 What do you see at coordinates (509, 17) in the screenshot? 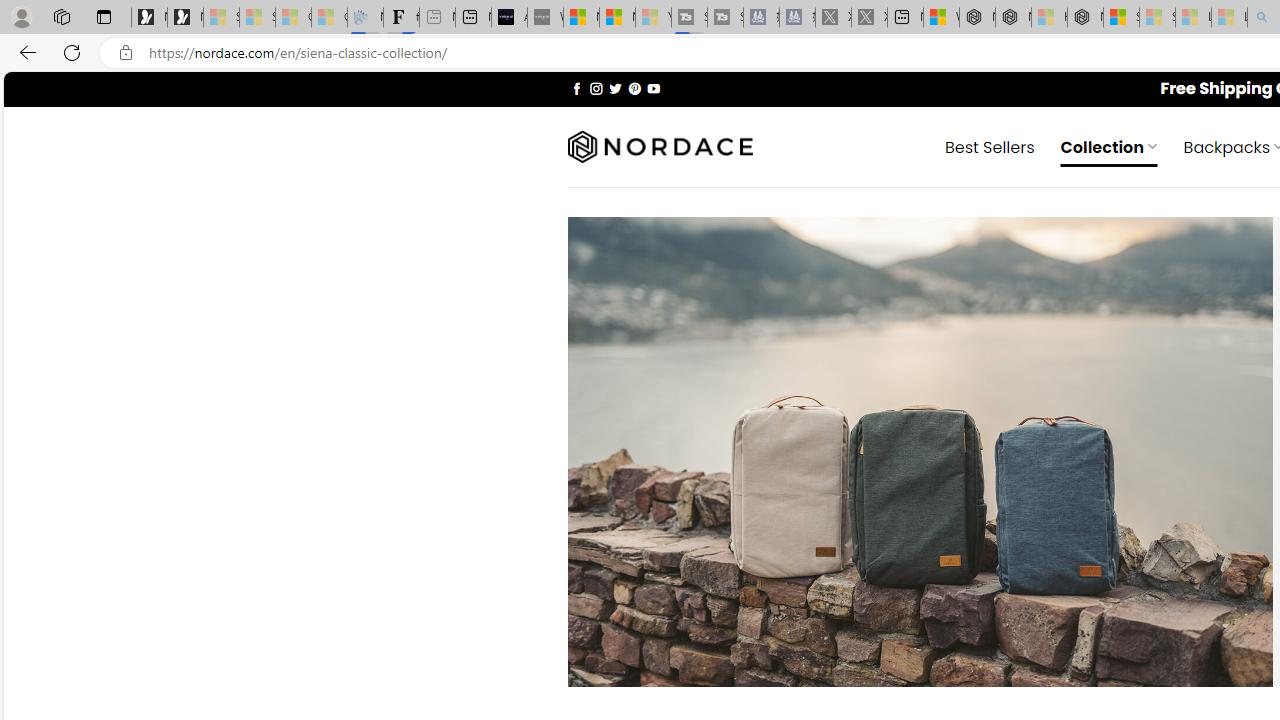
I see `'AI Voice Changer for PC and Mac - Voice.ai'` at bounding box center [509, 17].